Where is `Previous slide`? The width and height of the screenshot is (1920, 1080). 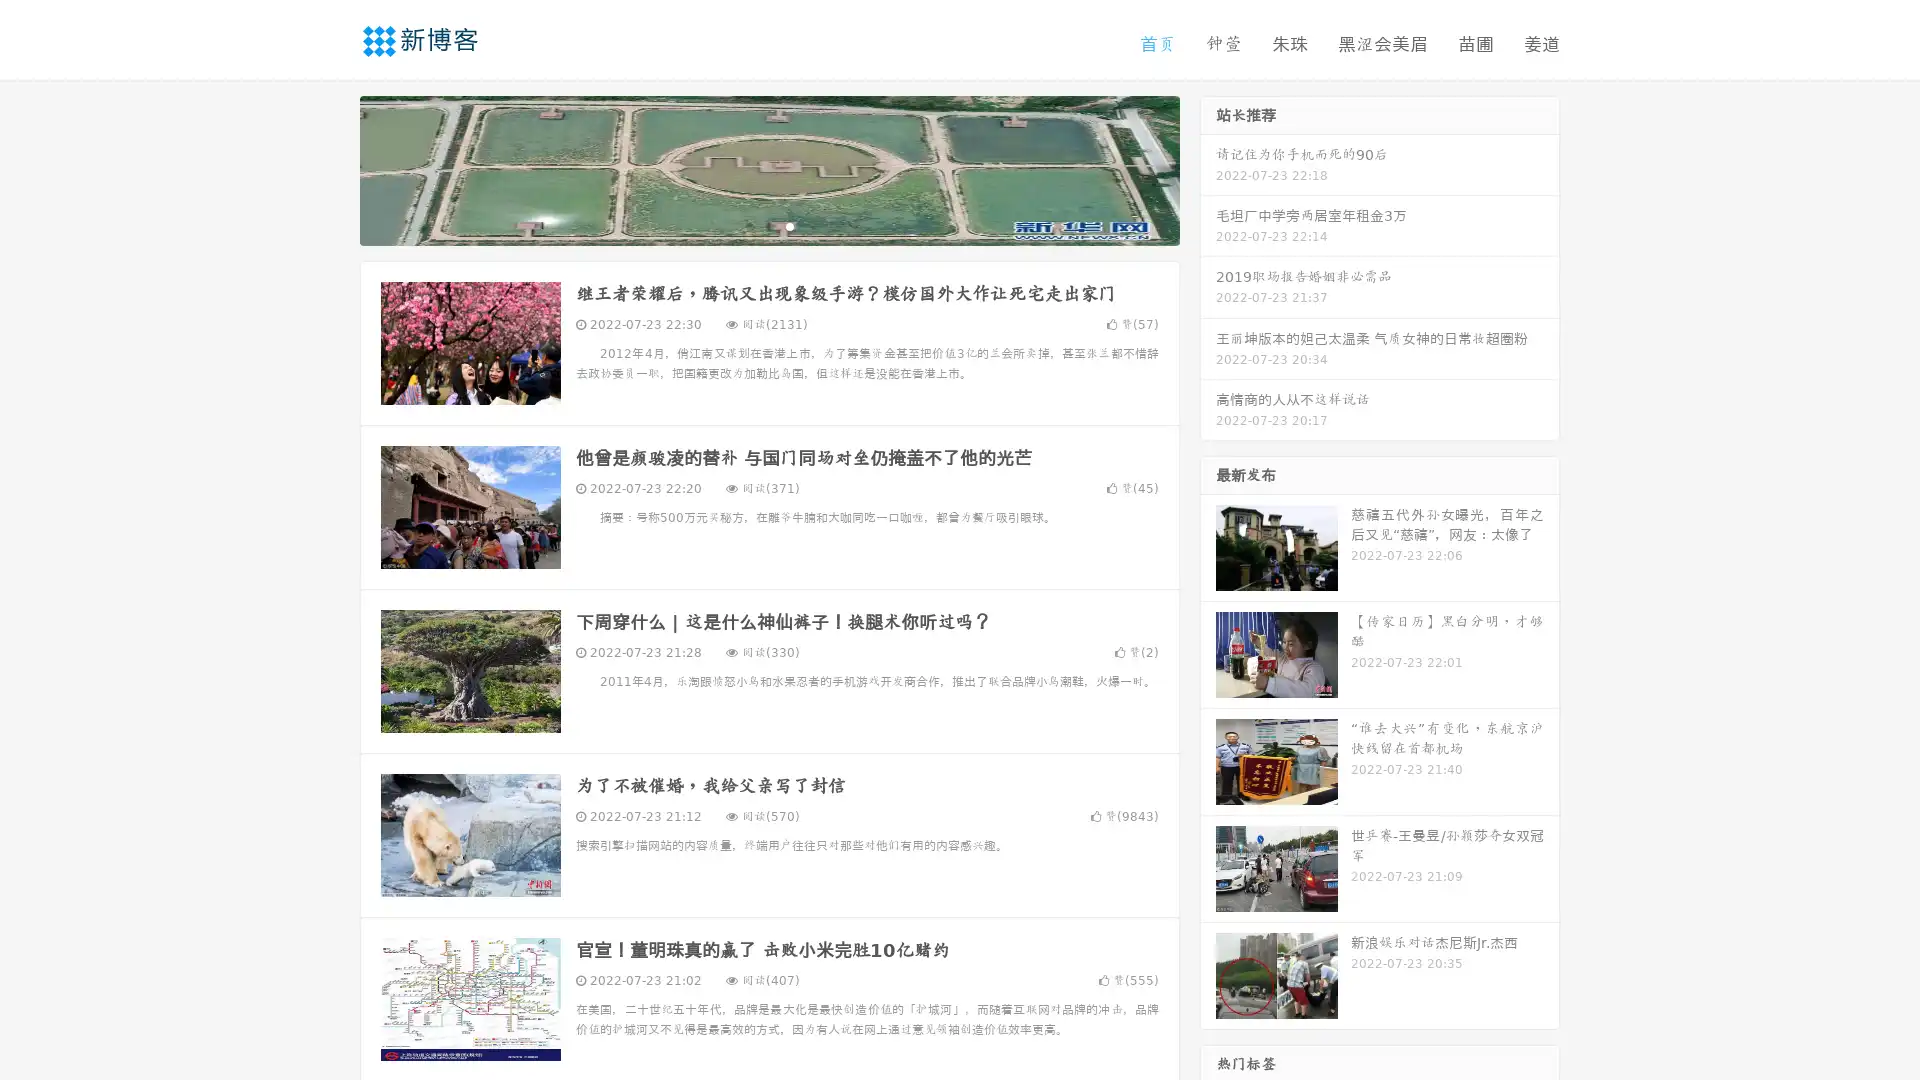
Previous slide is located at coordinates (330, 168).